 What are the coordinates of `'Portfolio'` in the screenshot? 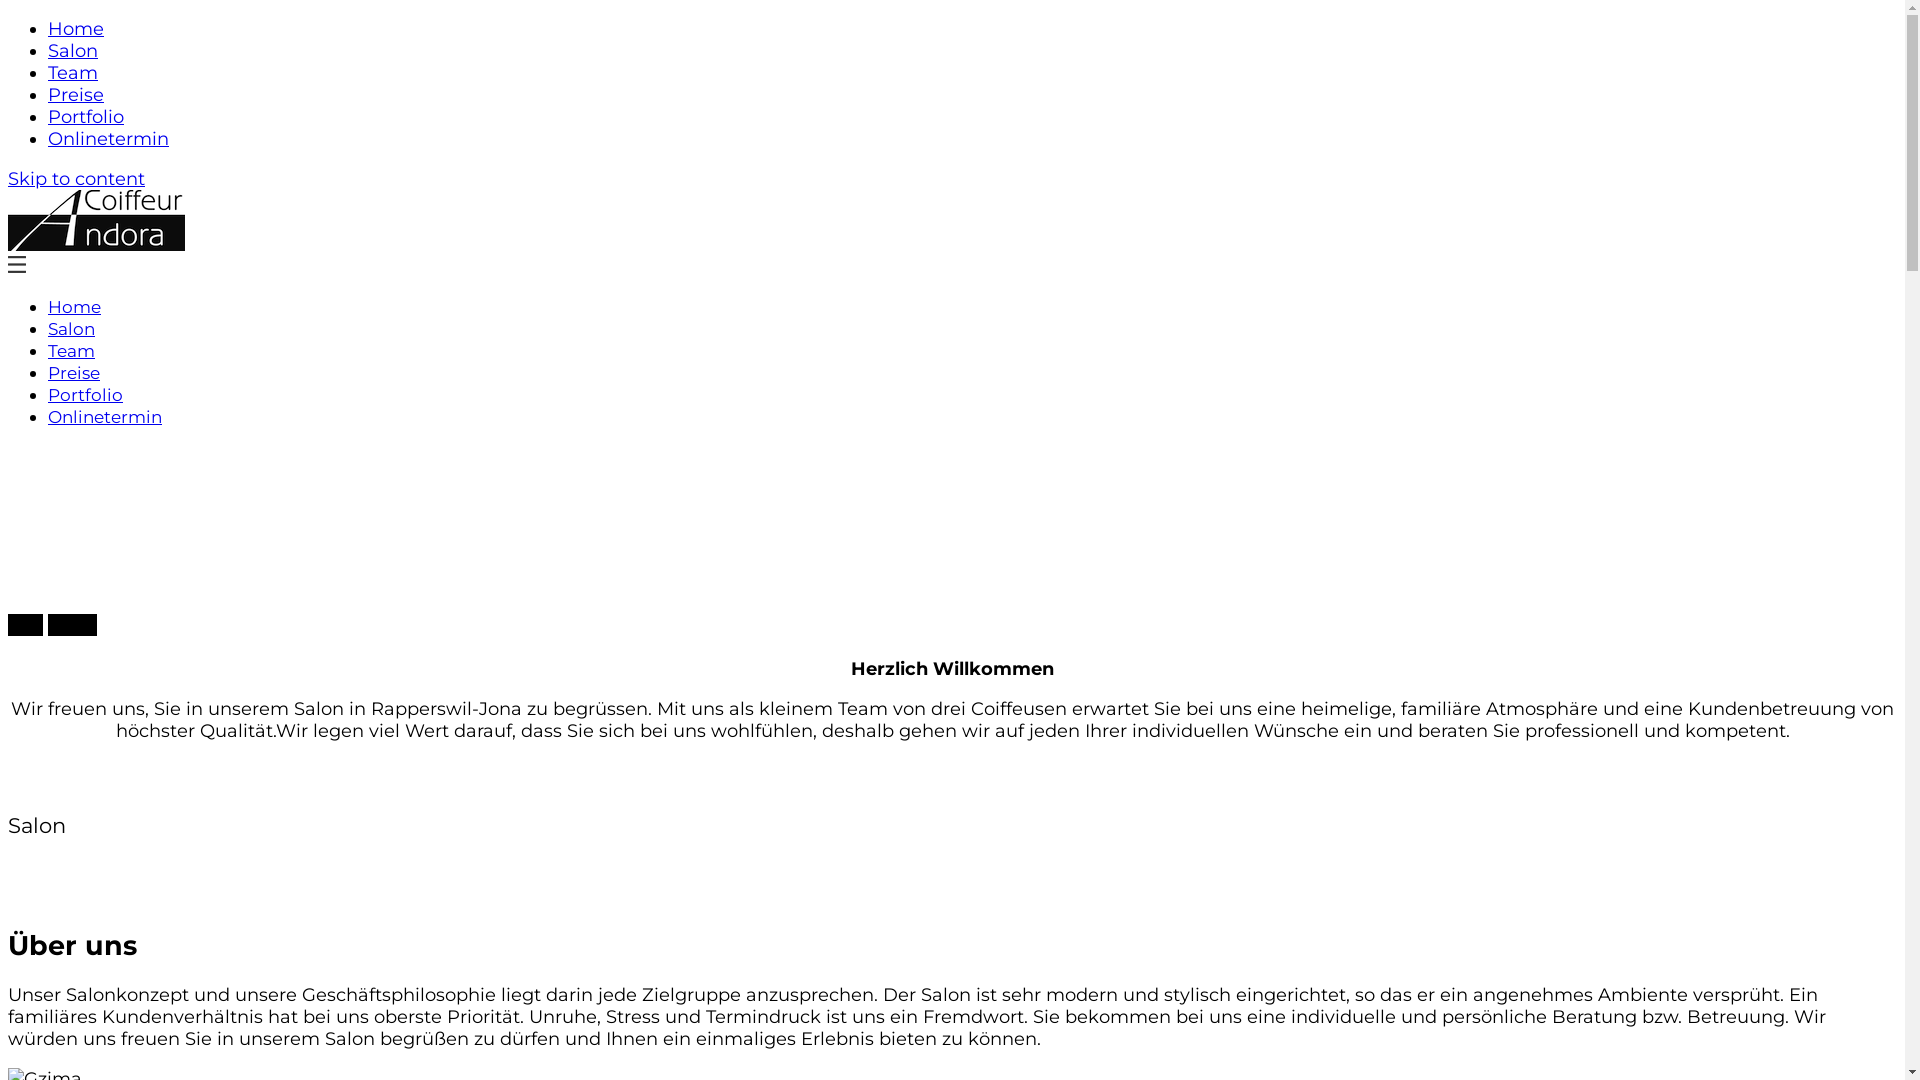 It's located at (48, 394).